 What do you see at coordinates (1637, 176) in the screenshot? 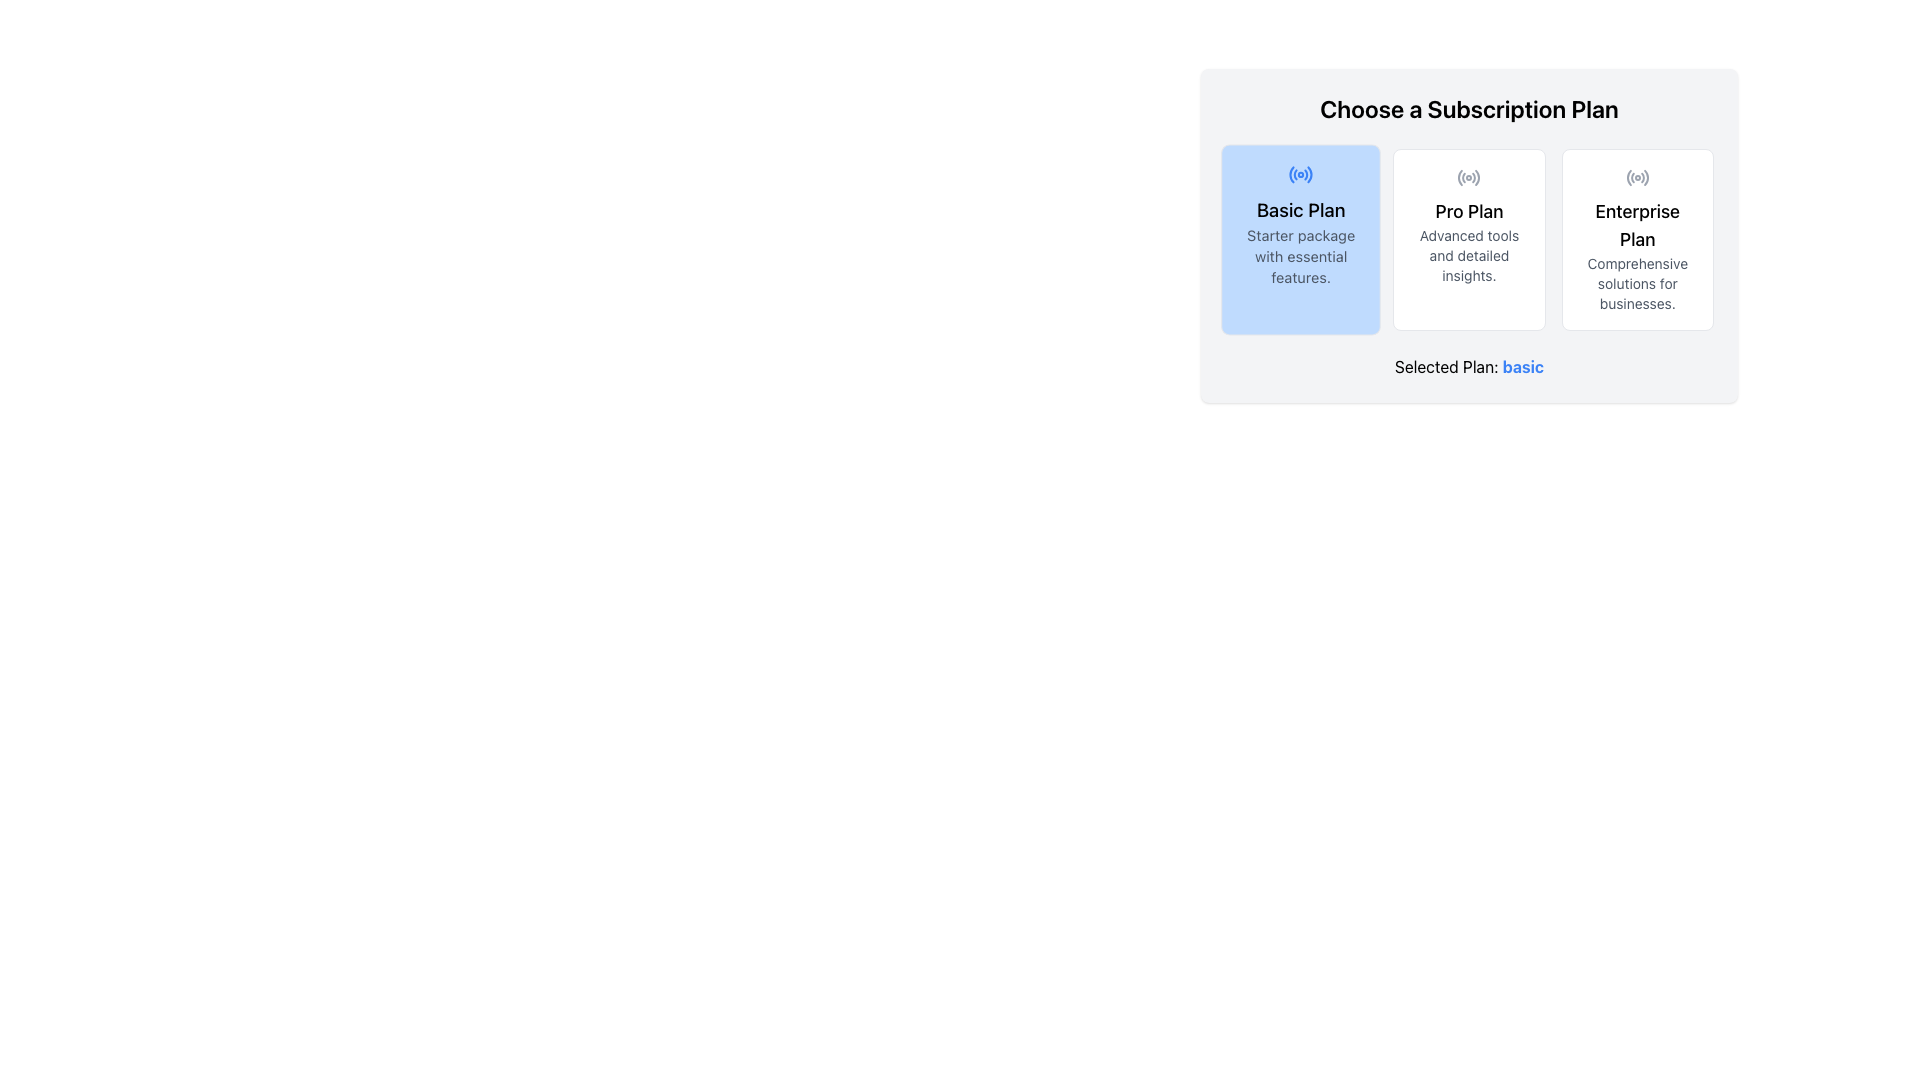
I see `the circular icon resembling a radio transmission symbol located above the 'Enterprise Plan' title in the 'Choose a Subscription Plan' section` at bounding box center [1637, 176].